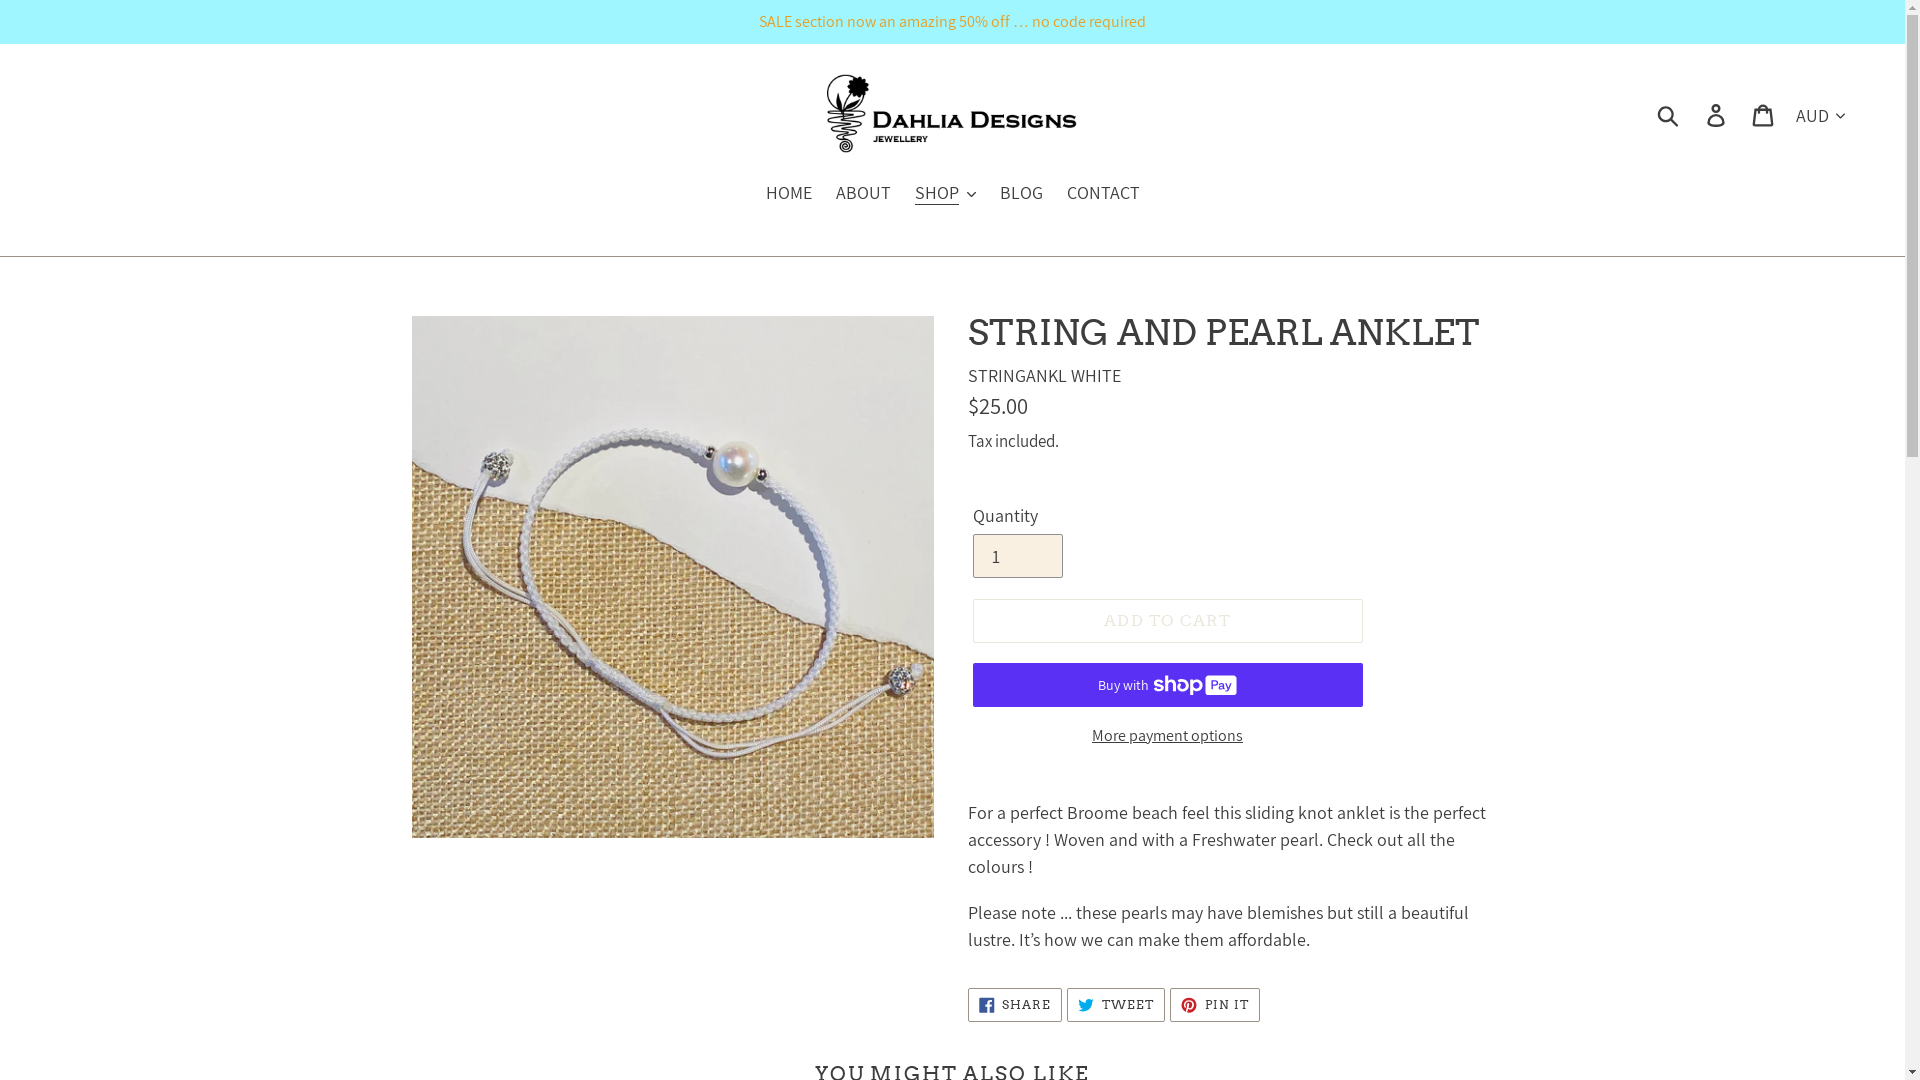 This screenshot has width=1920, height=1080. I want to click on 'BLOG', so click(1021, 193).